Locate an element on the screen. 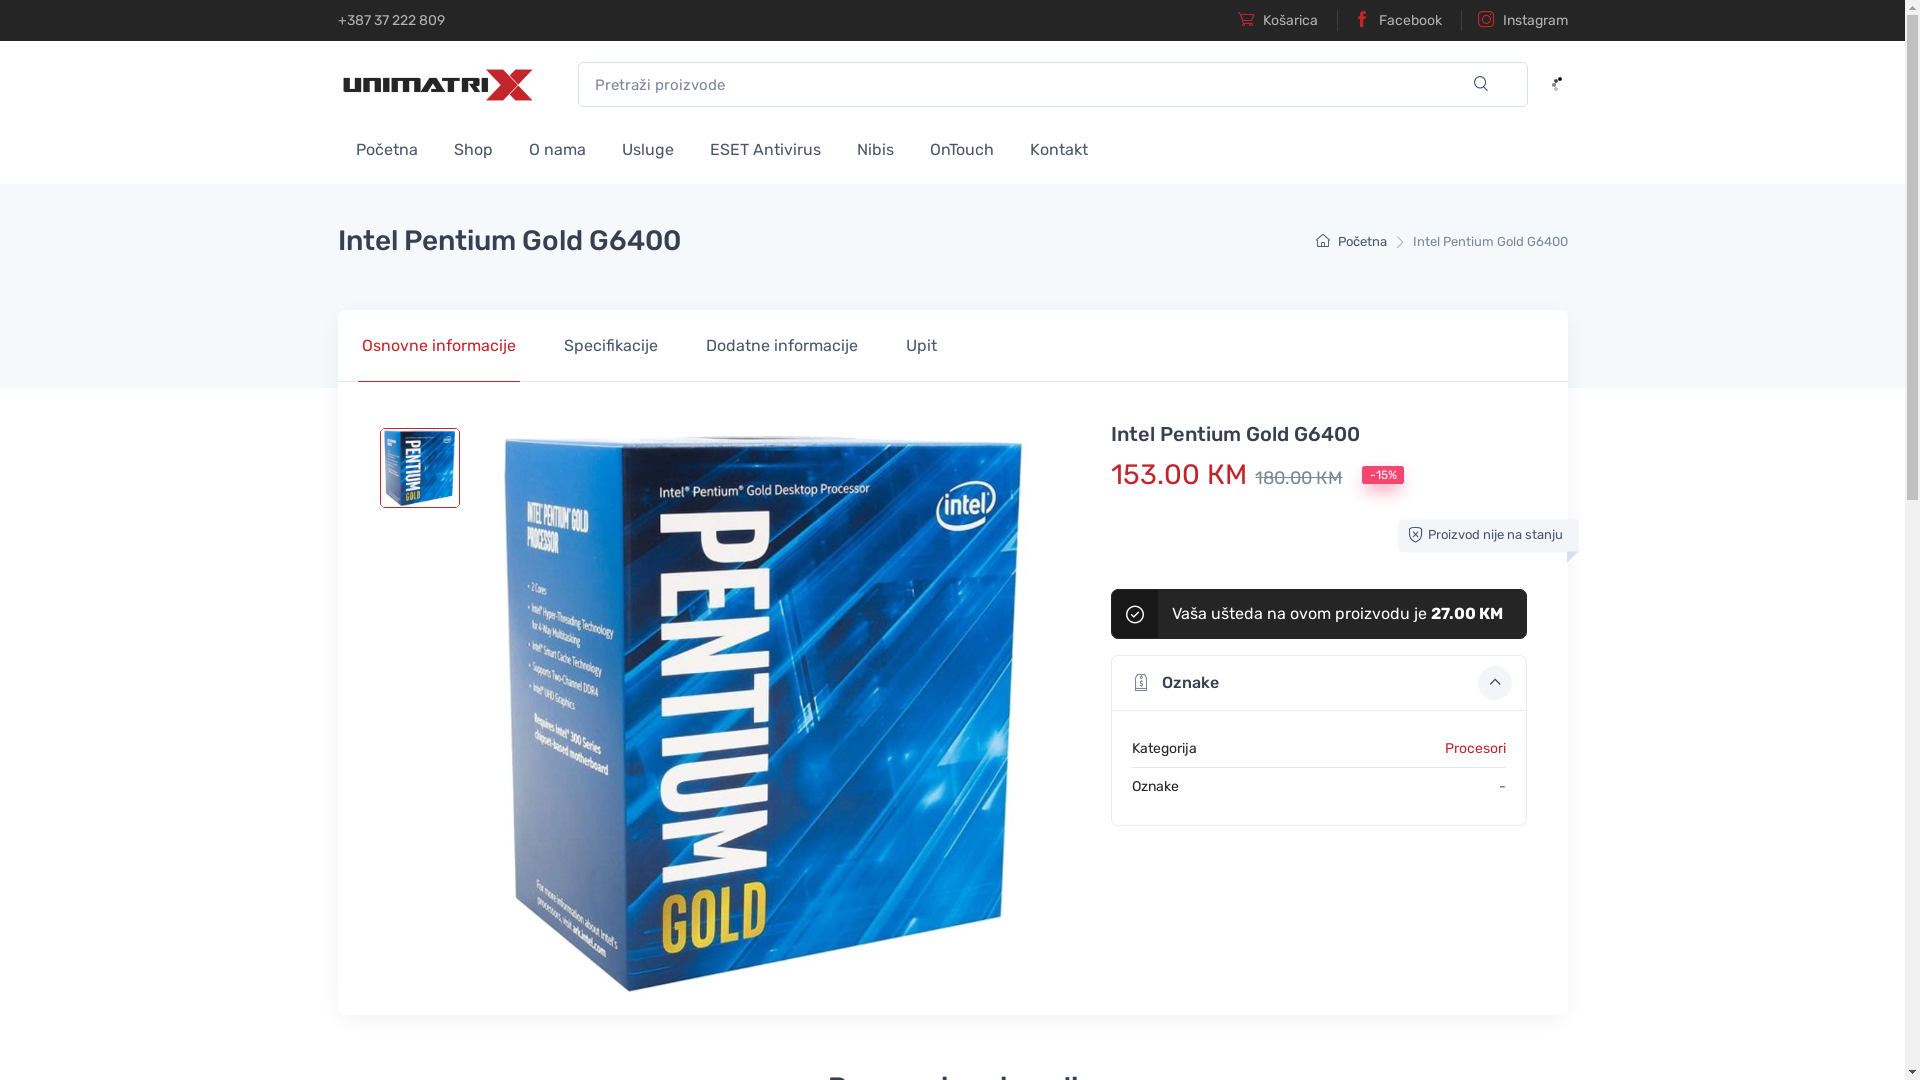 The height and width of the screenshot is (1080, 1920). 'Specifikacije' is located at coordinates (539, 345).